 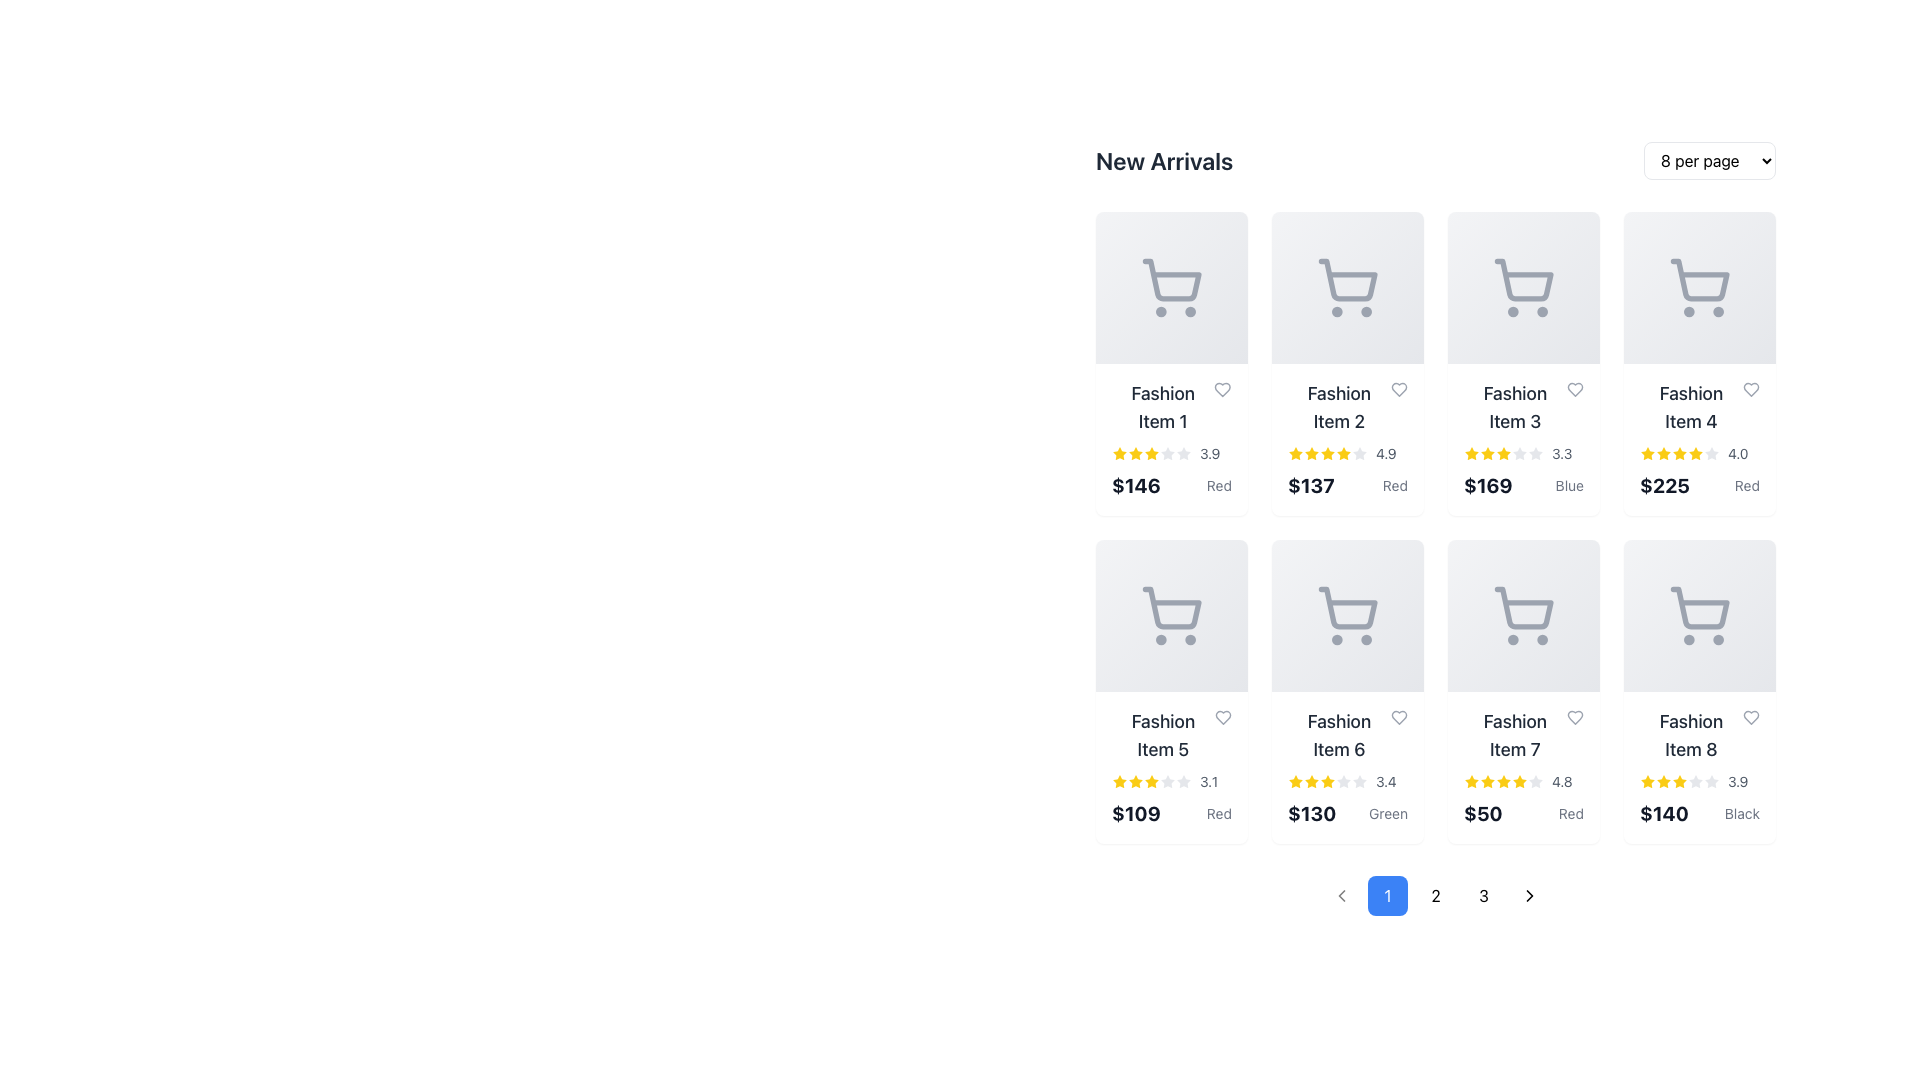 What do you see at coordinates (1171, 615) in the screenshot?
I see `the shopping cart icon within the light gray rounded square area at the top of the card for 'Fashion Item 5'` at bounding box center [1171, 615].